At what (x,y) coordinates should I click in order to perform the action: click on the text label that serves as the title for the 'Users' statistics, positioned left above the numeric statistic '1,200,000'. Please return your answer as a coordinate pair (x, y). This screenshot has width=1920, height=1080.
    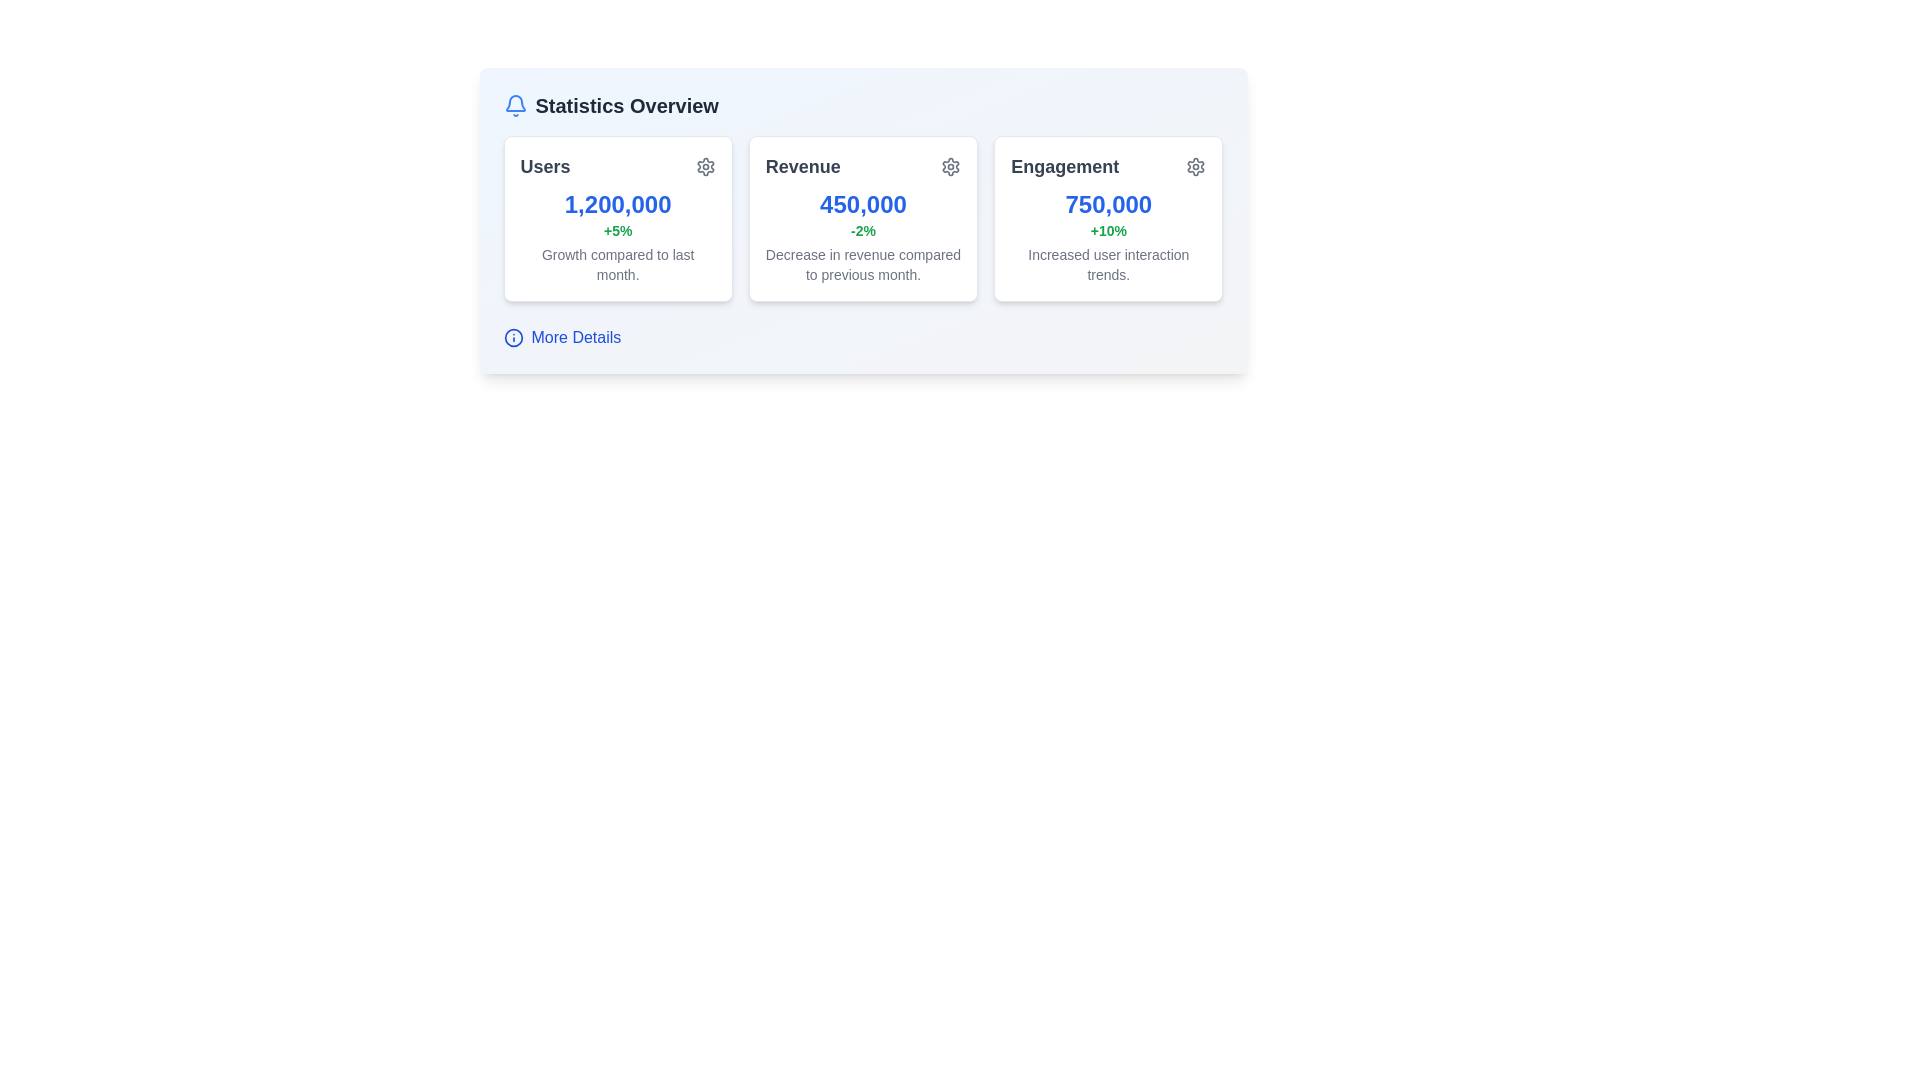
    Looking at the image, I should click on (545, 165).